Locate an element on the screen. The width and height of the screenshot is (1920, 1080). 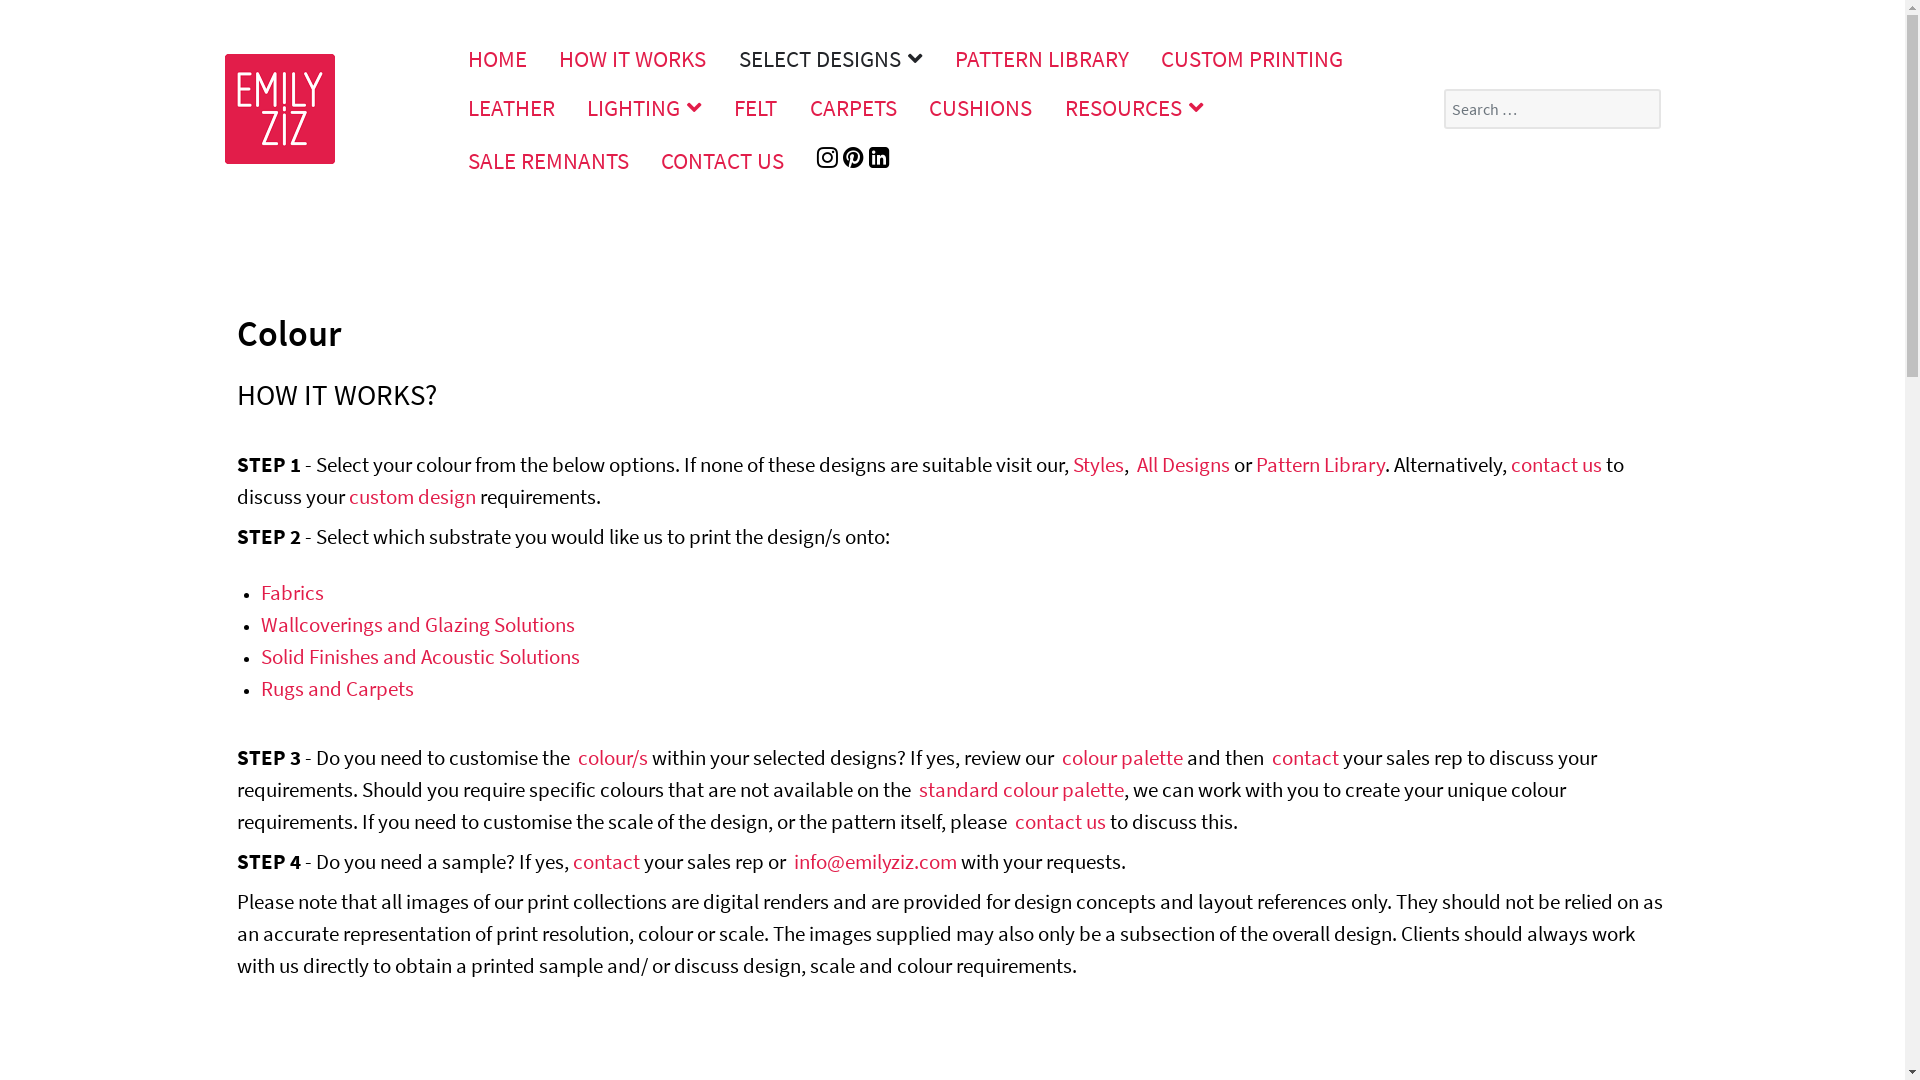
'CONTACT US' is located at coordinates (722, 159).